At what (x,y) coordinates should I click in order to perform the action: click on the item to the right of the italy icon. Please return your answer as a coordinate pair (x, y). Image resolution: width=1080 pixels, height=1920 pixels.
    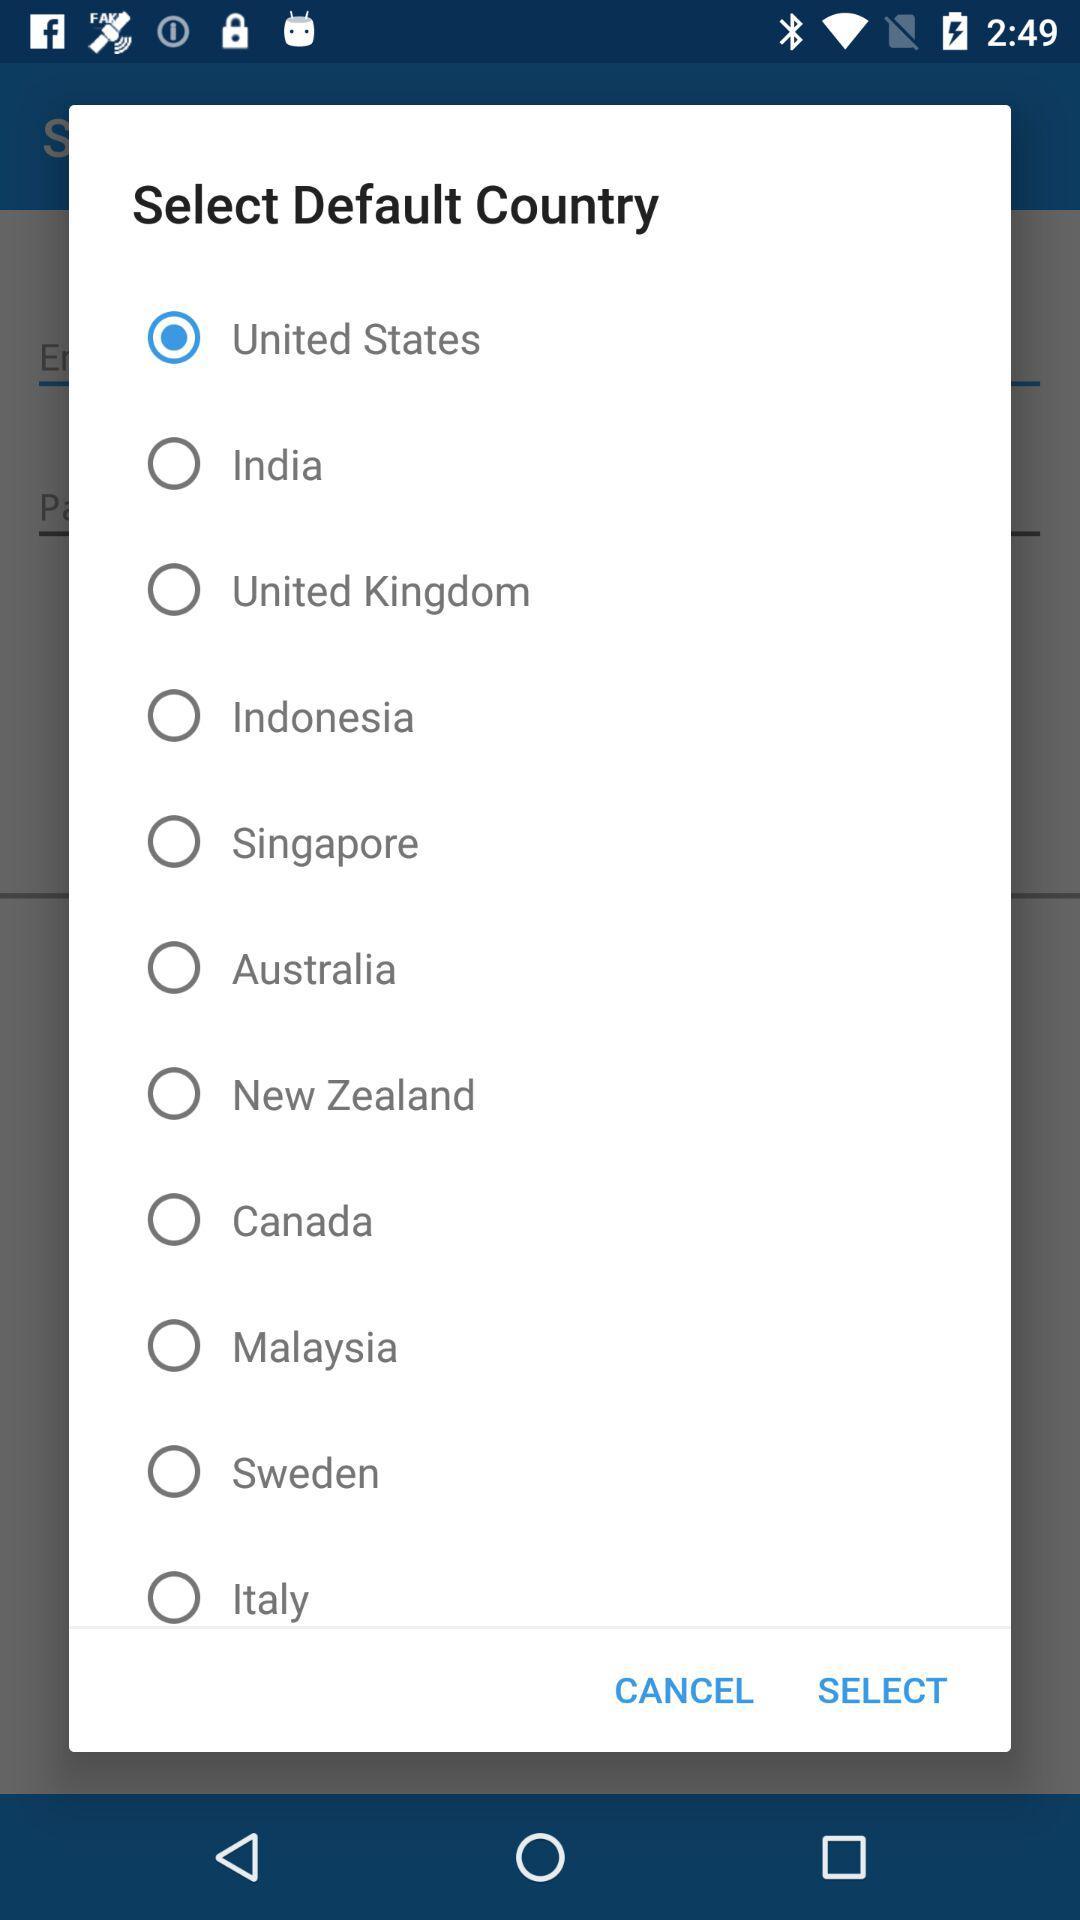
    Looking at the image, I should click on (683, 1688).